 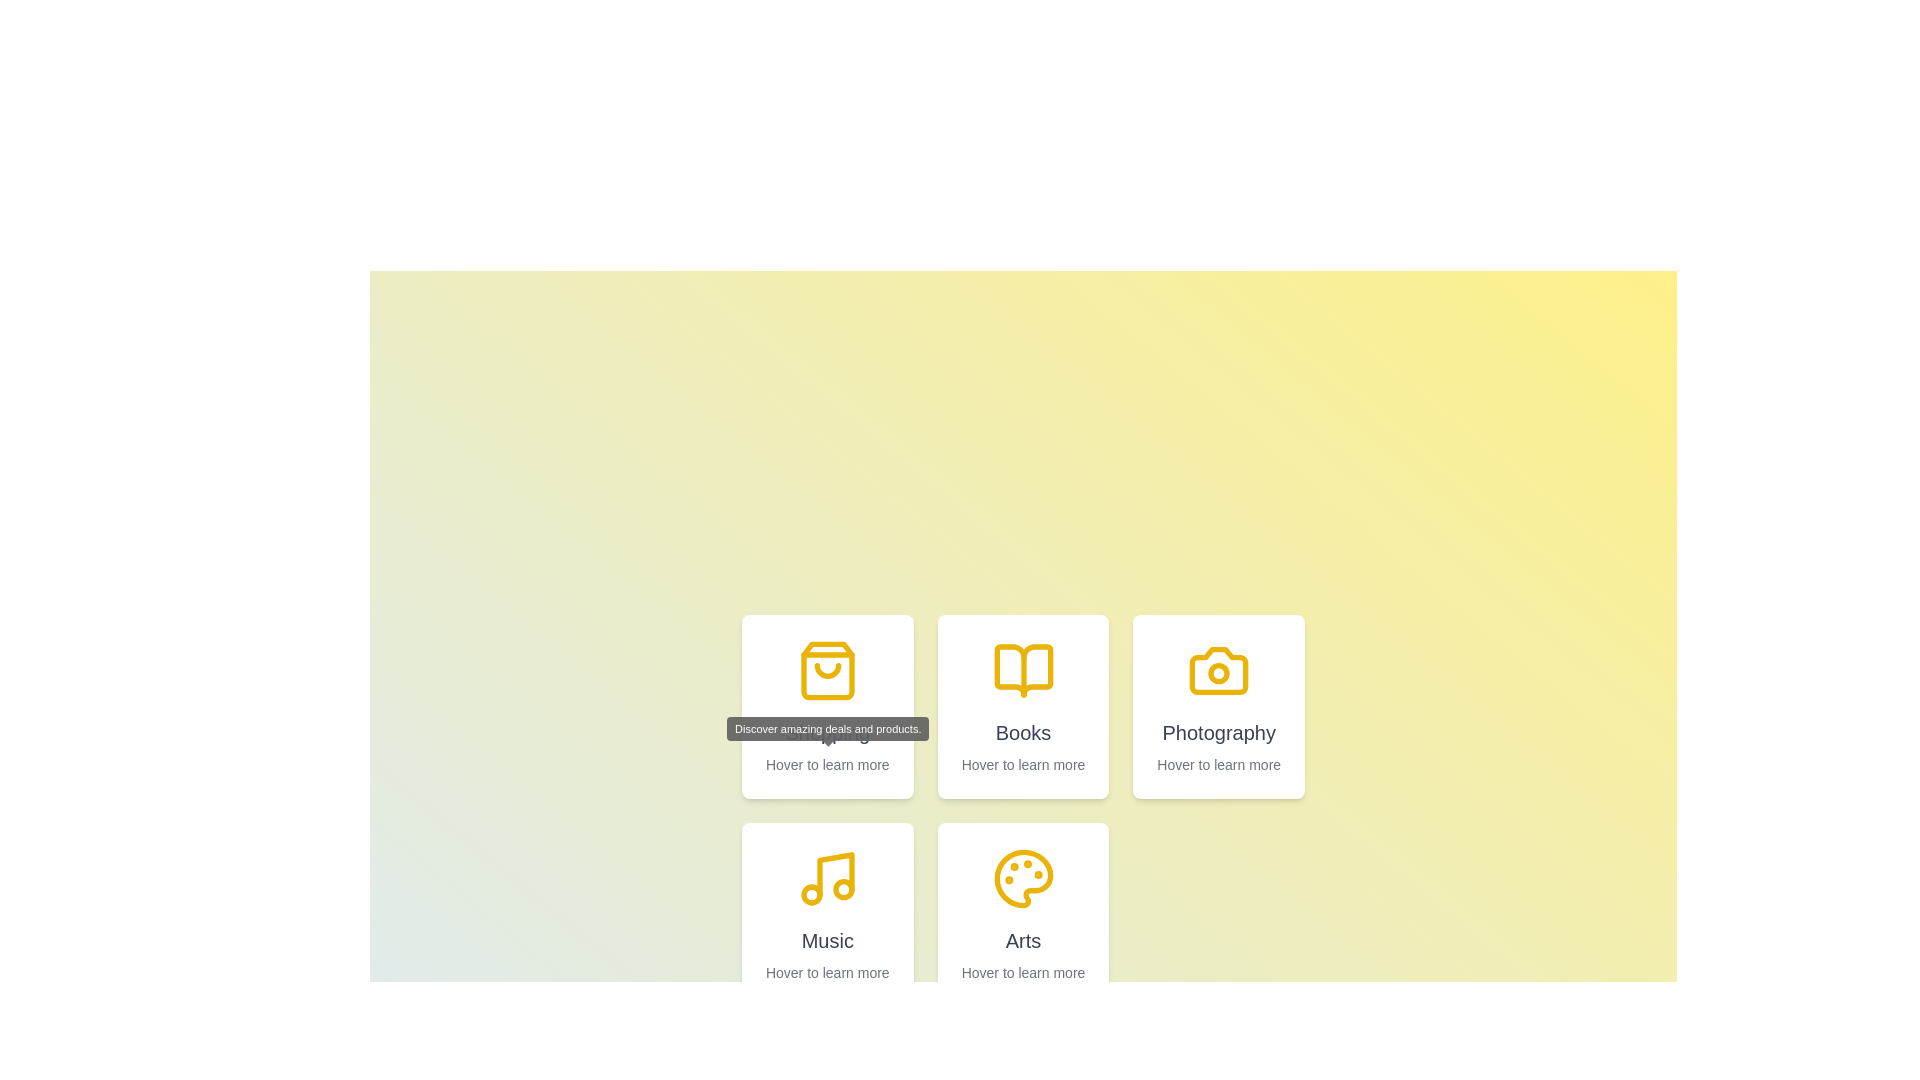 What do you see at coordinates (1023, 971) in the screenshot?
I see `the text display element reading 'Hover to learn more', styled in gray and positioned at the bottom of the 'Arts' card` at bounding box center [1023, 971].